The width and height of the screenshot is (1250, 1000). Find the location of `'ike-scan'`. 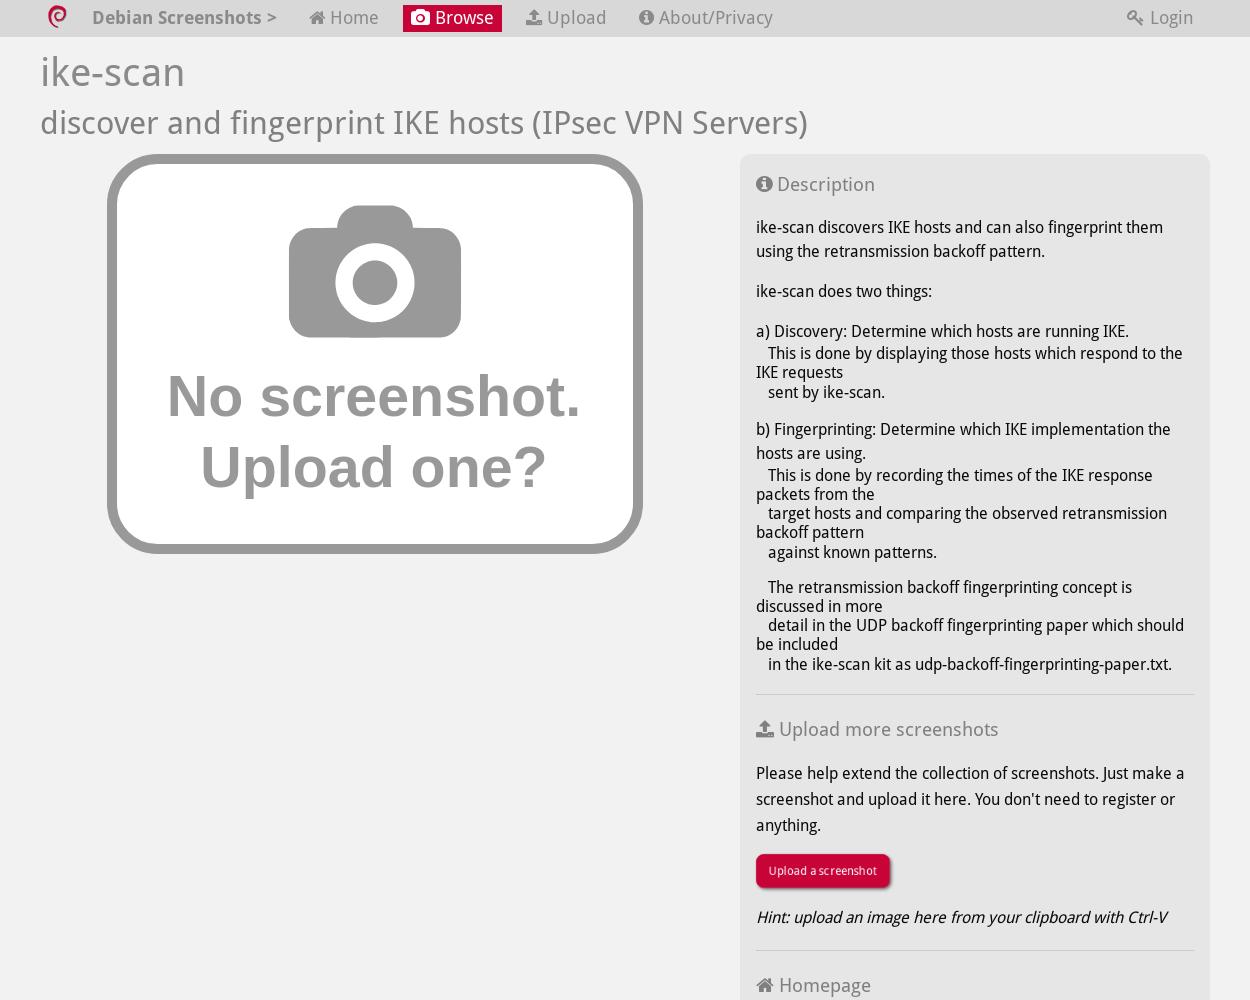

'ike-scan' is located at coordinates (111, 70).